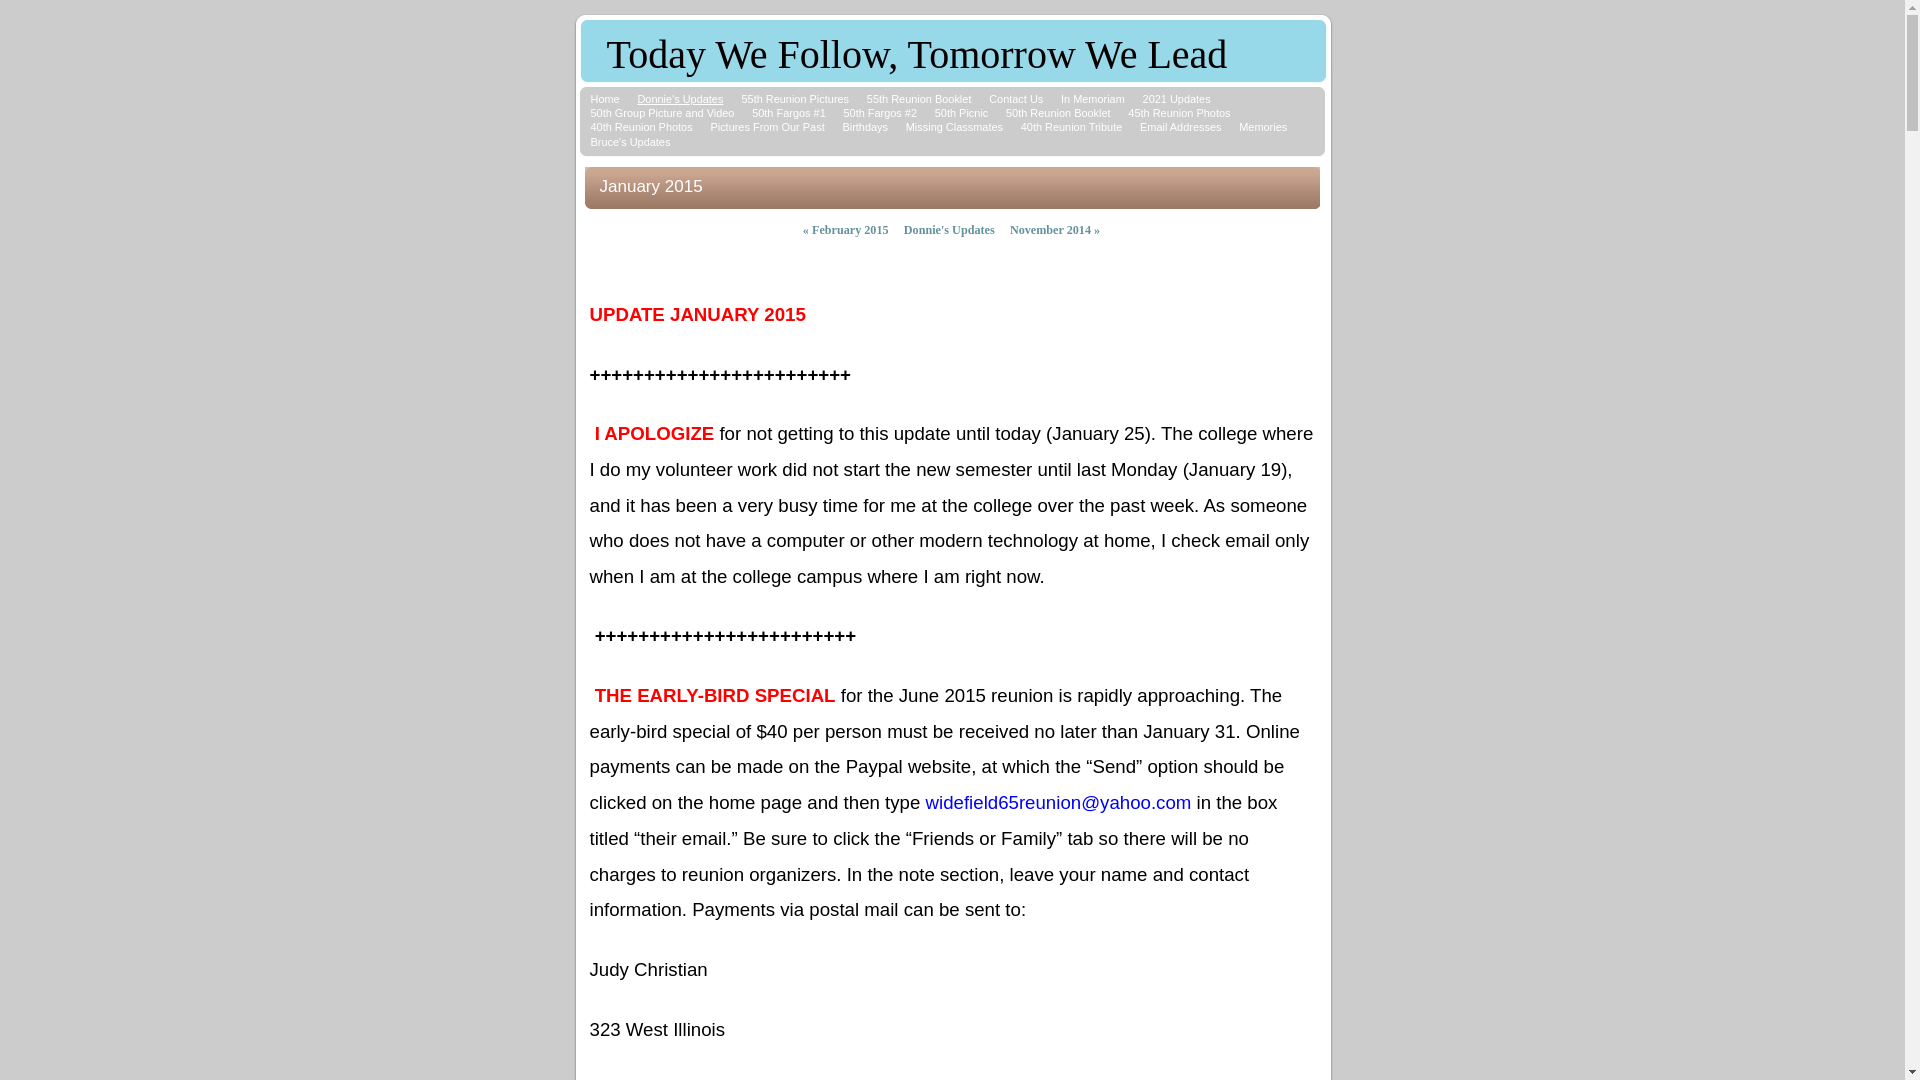  What do you see at coordinates (953, 127) in the screenshot?
I see `'Missing Classmates'` at bounding box center [953, 127].